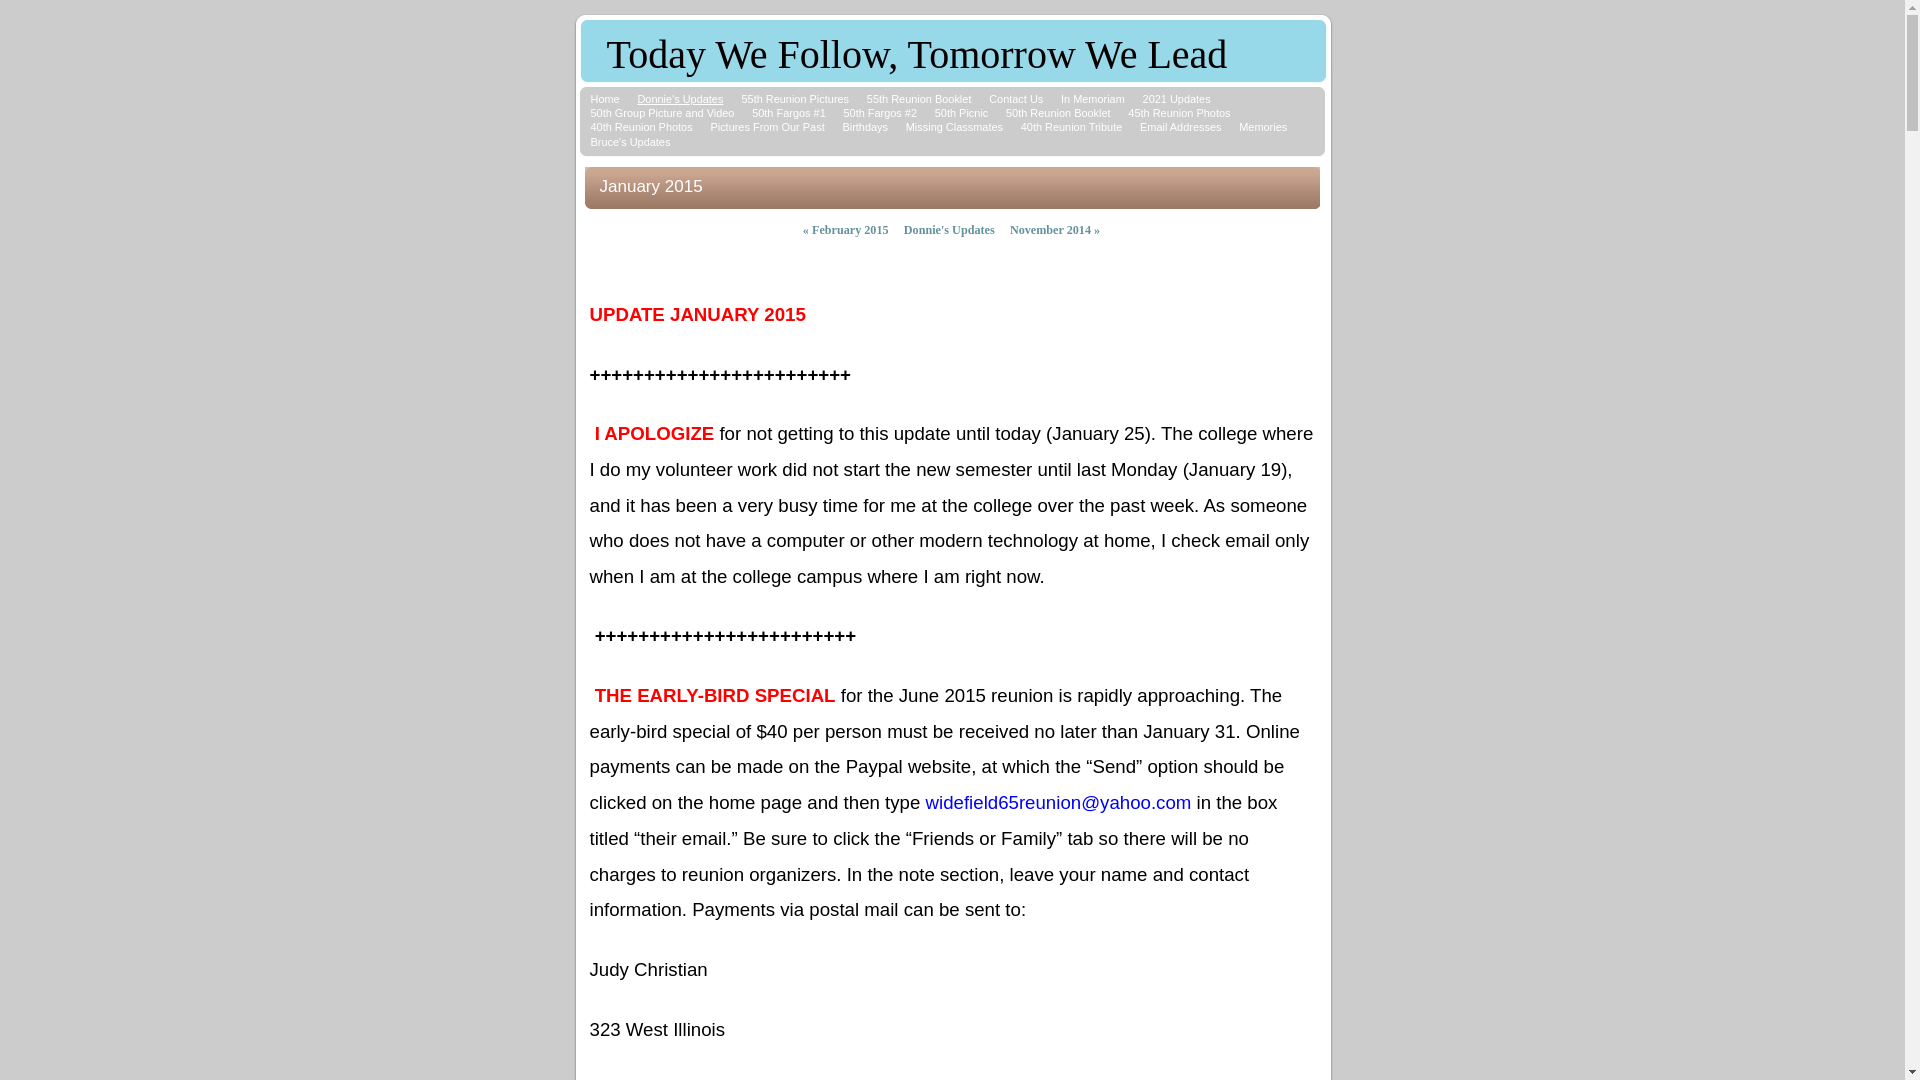  What do you see at coordinates (953, 127) in the screenshot?
I see `'Missing Classmates'` at bounding box center [953, 127].